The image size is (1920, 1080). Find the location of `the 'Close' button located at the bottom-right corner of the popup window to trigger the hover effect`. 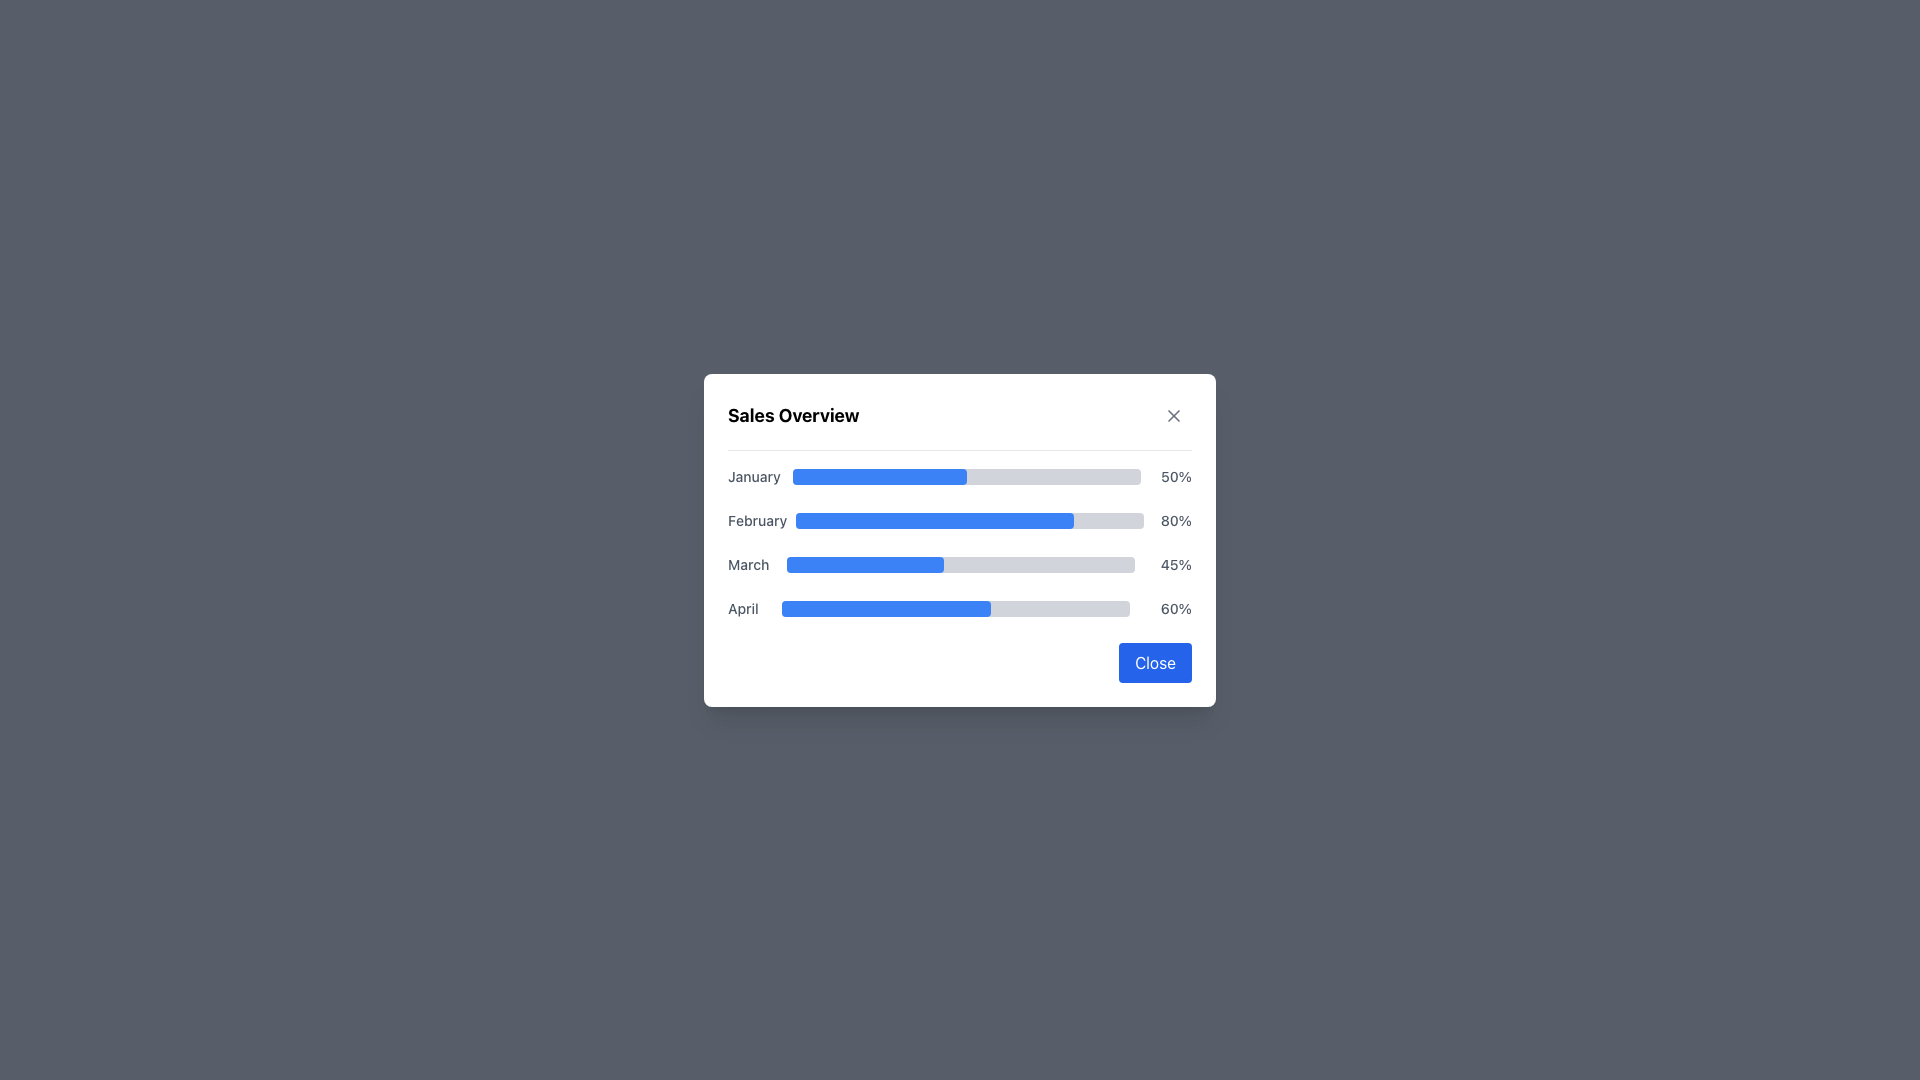

the 'Close' button located at the bottom-right corner of the popup window to trigger the hover effect is located at coordinates (1155, 662).